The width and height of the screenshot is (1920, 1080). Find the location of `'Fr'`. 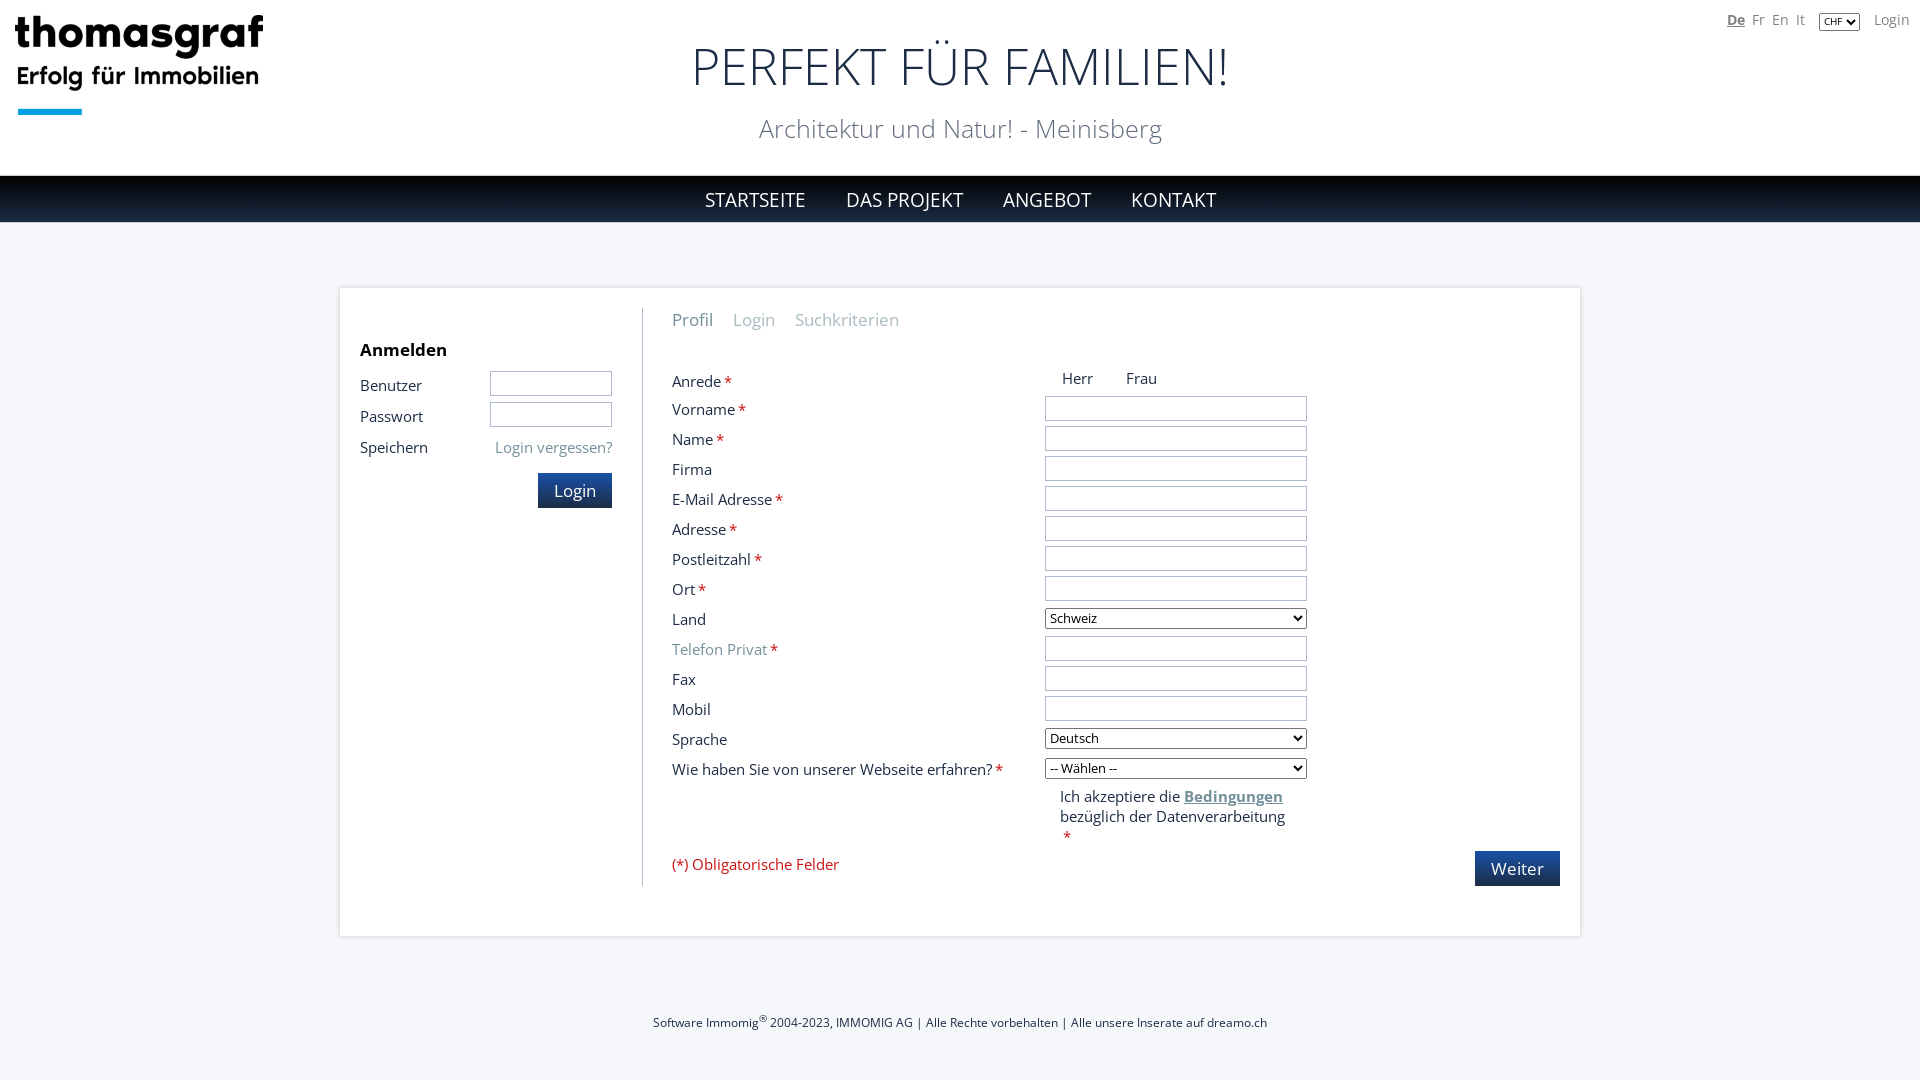

'Fr' is located at coordinates (1757, 19).